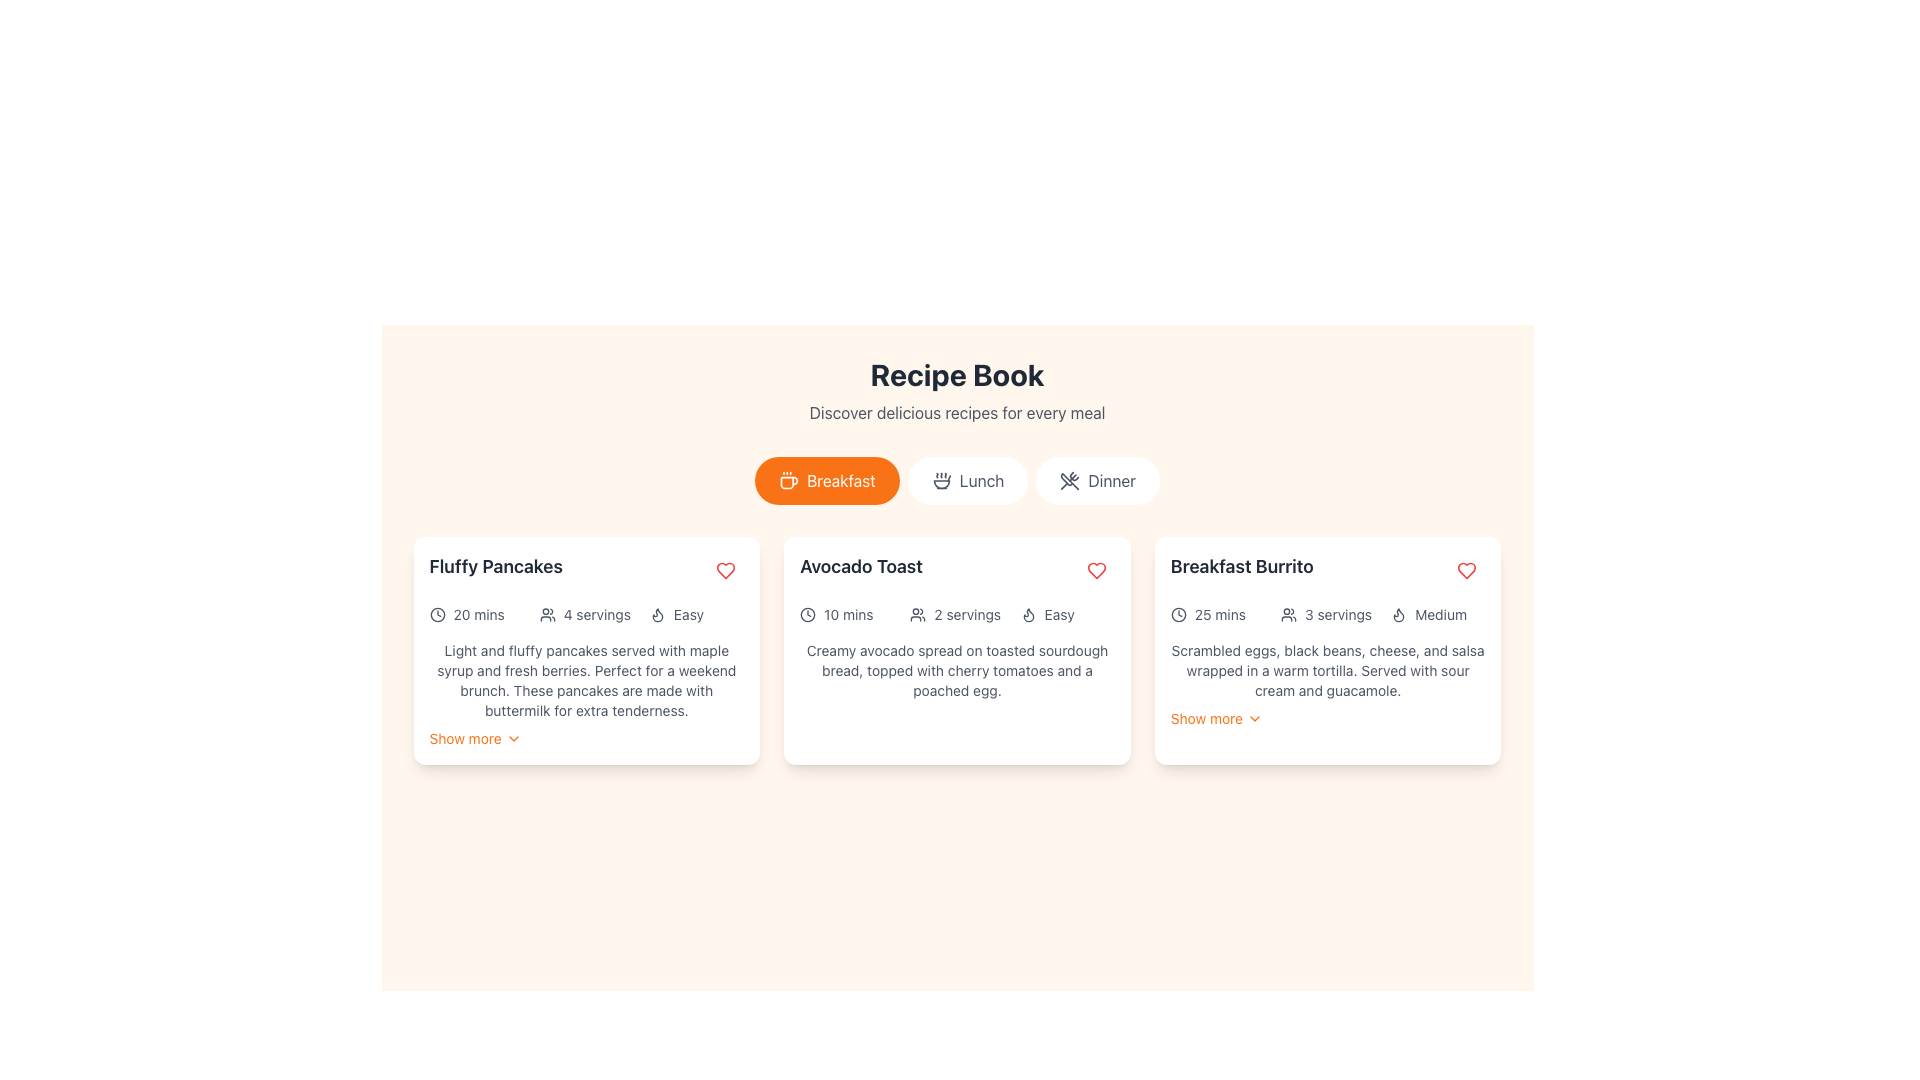 This screenshot has width=1920, height=1080. I want to click on the text label directly beneath the 'Recipe Book' heading to trigger any tooltip if applicable, so click(956, 411).